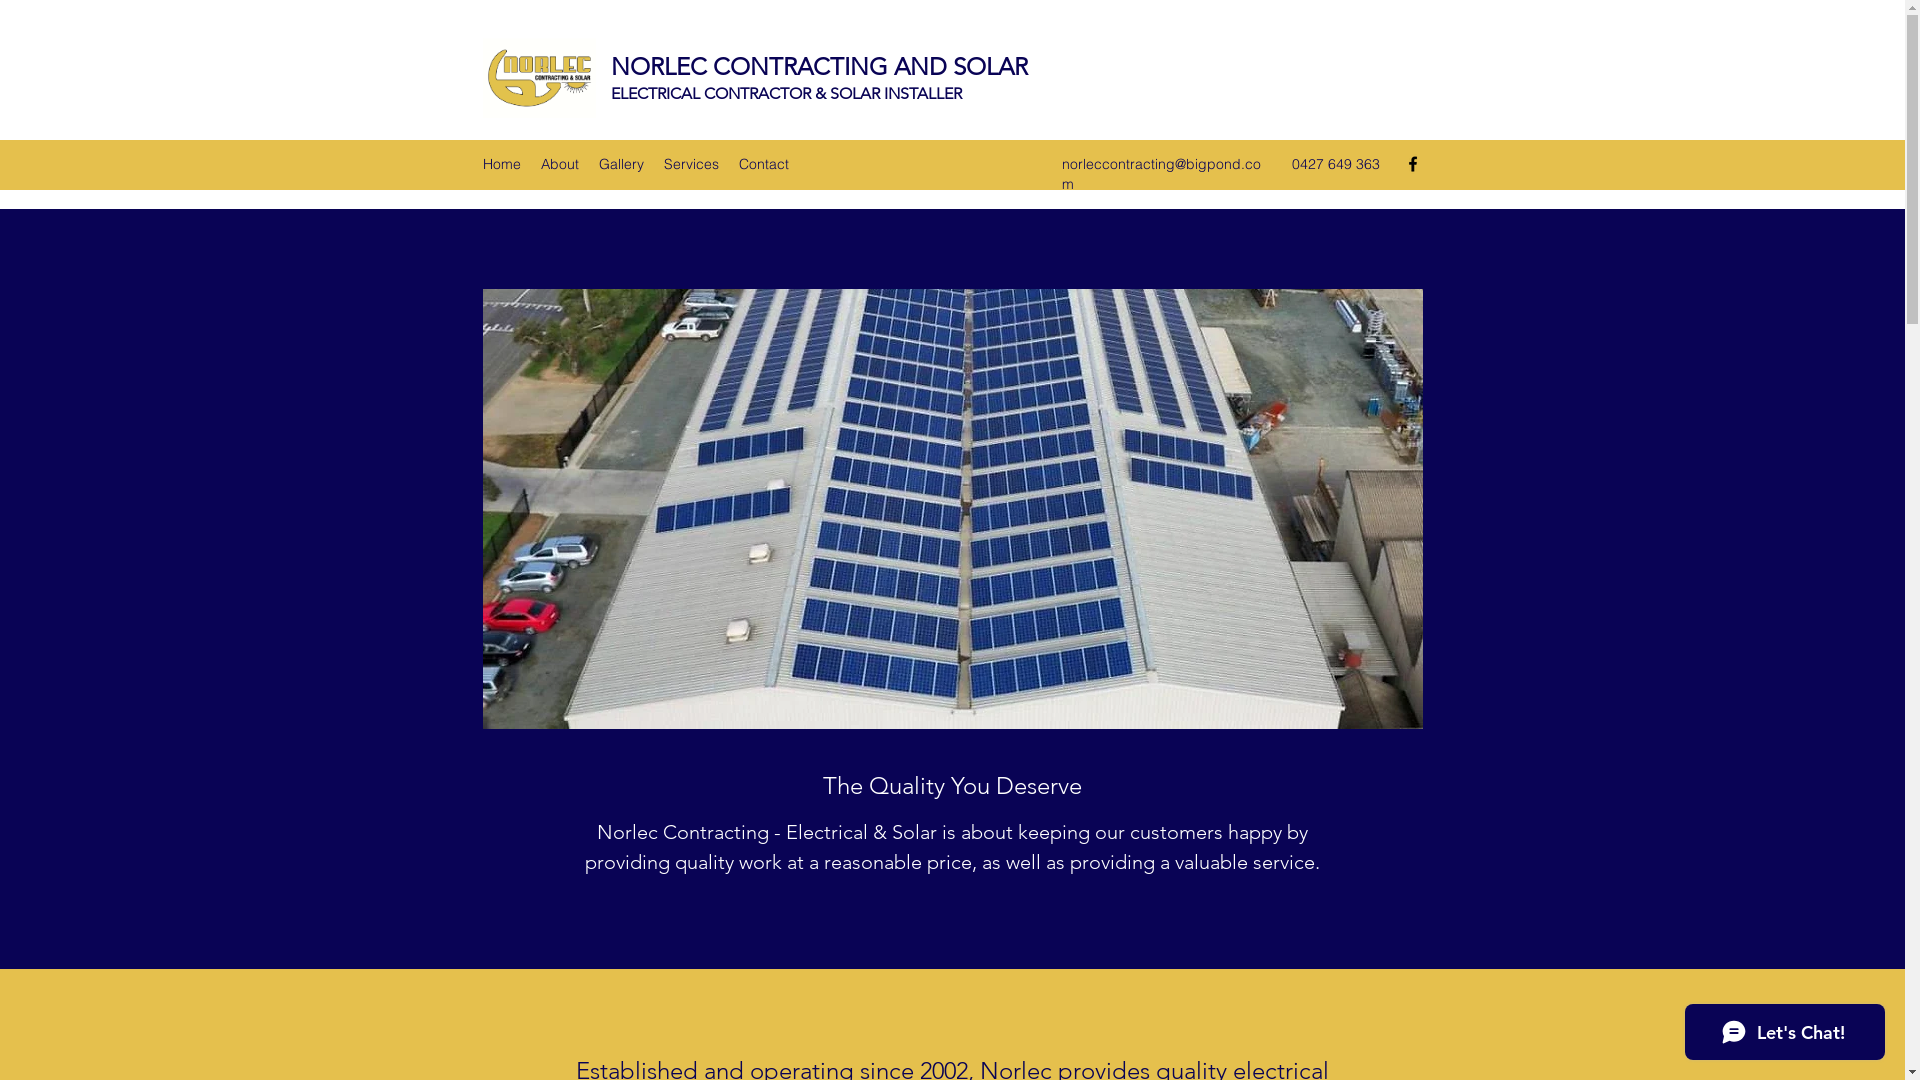 The image size is (1920, 1080). What do you see at coordinates (500, 163) in the screenshot?
I see `'Home'` at bounding box center [500, 163].